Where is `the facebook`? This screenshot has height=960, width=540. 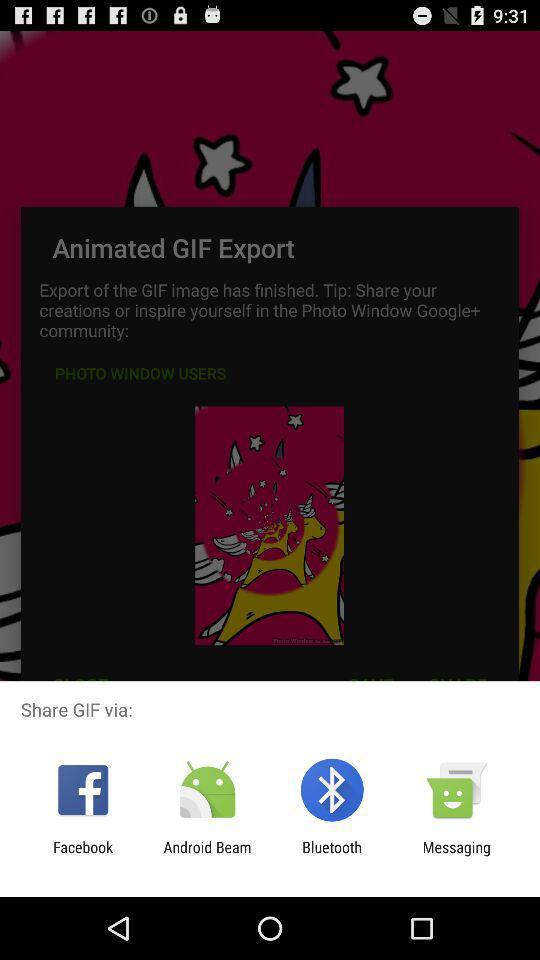
the facebook is located at coordinates (82, 855).